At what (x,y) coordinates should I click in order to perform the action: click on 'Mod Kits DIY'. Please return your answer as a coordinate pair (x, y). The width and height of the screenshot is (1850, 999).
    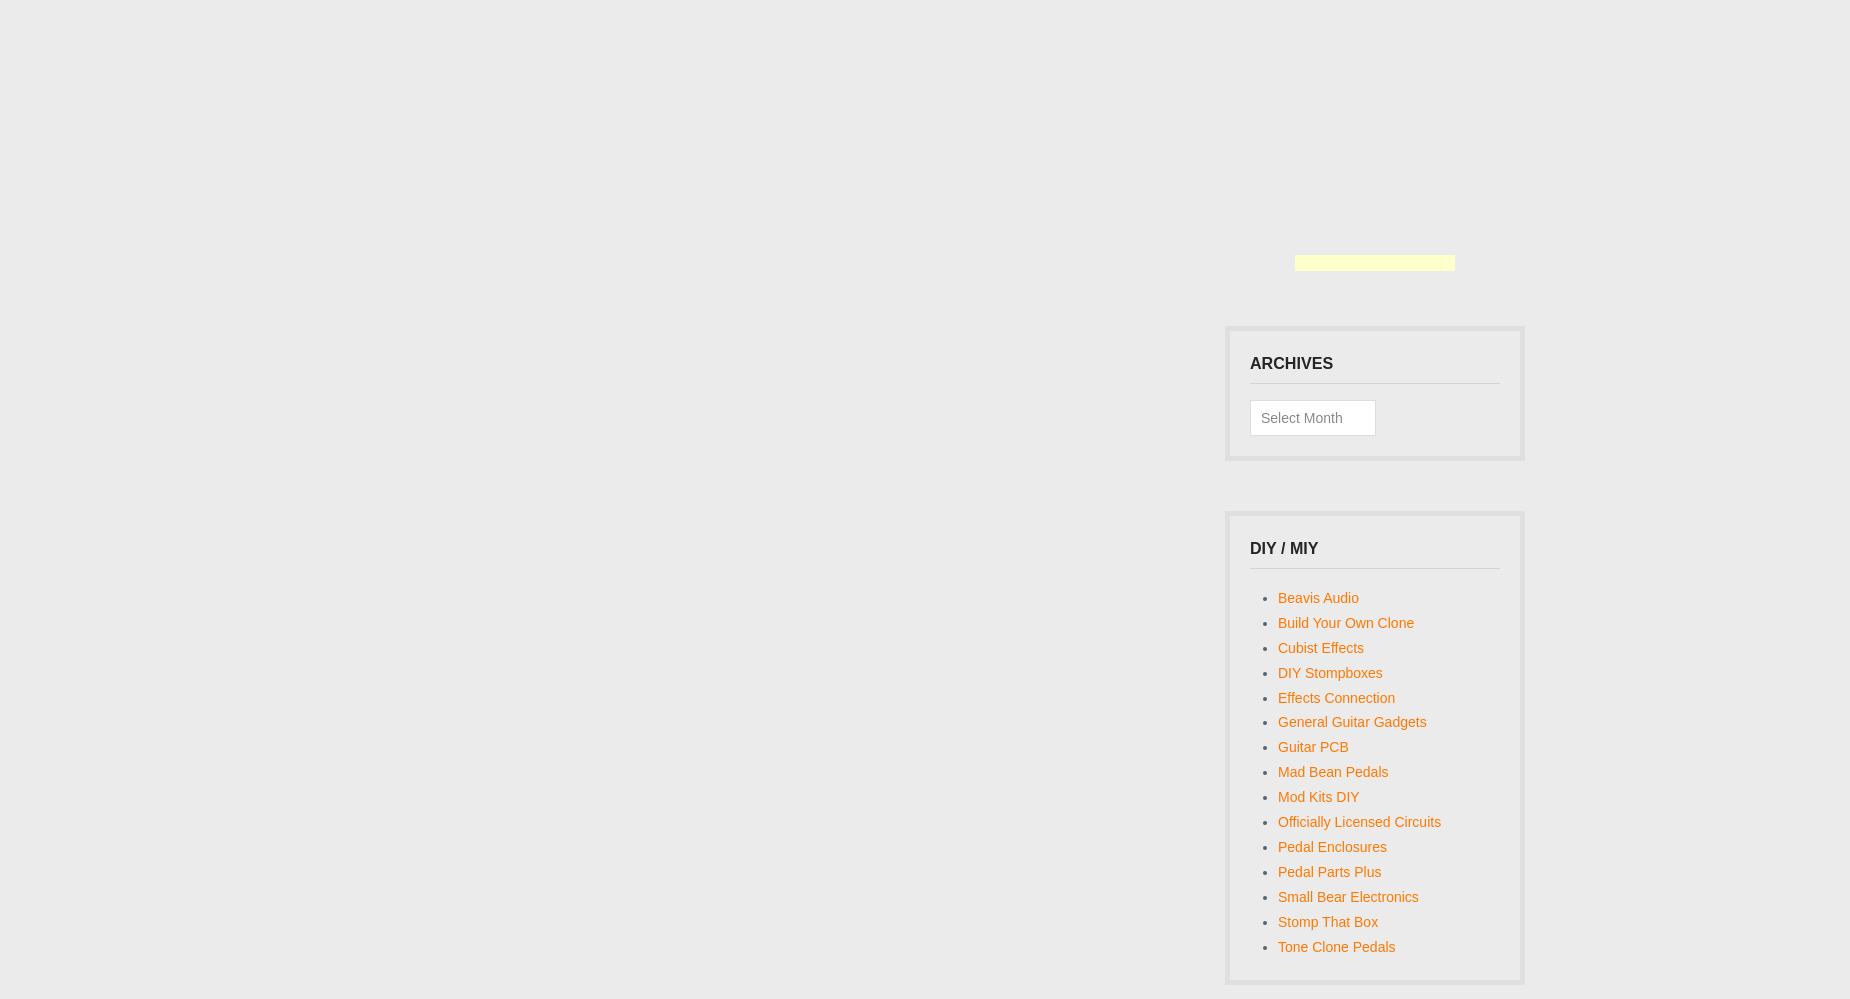
    Looking at the image, I should click on (1317, 797).